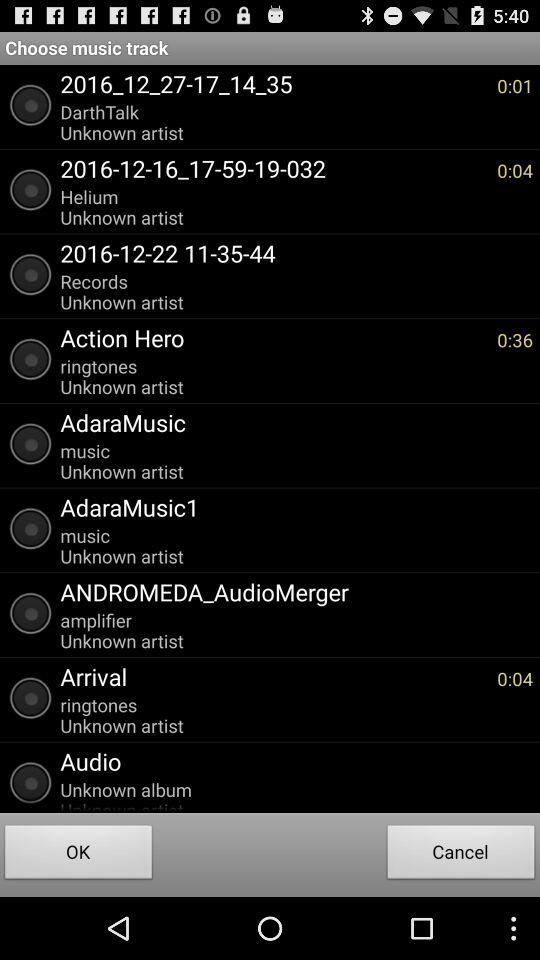  Describe the element at coordinates (461, 853) in the screenshot. I see `item to the right of ok button` at that location.